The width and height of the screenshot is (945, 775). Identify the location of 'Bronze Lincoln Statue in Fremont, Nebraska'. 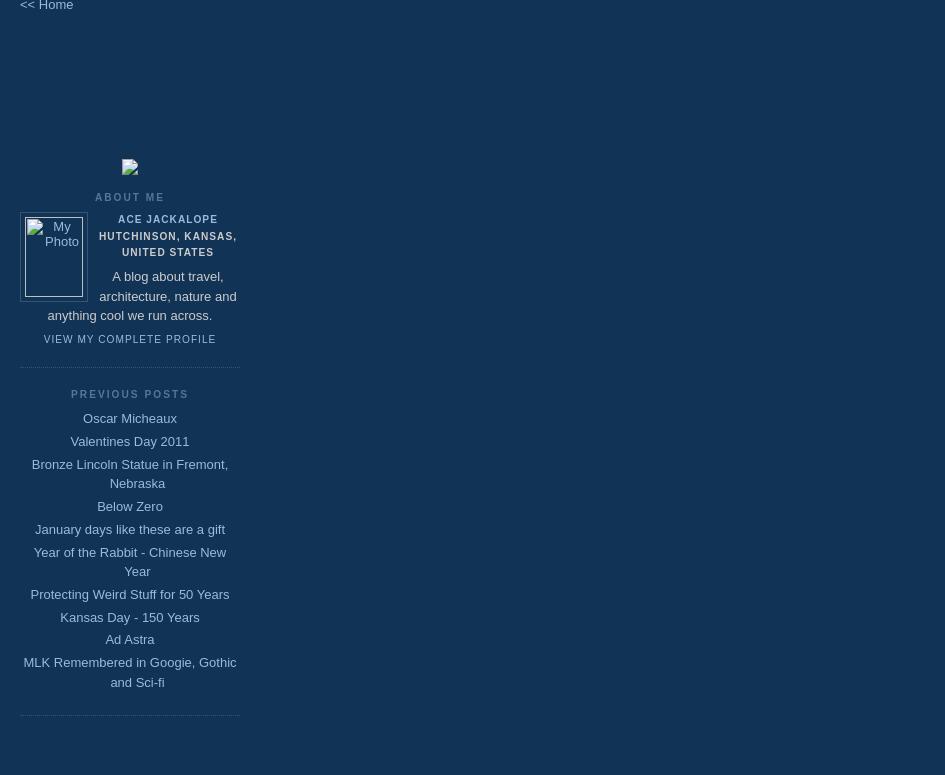
(128, 473).